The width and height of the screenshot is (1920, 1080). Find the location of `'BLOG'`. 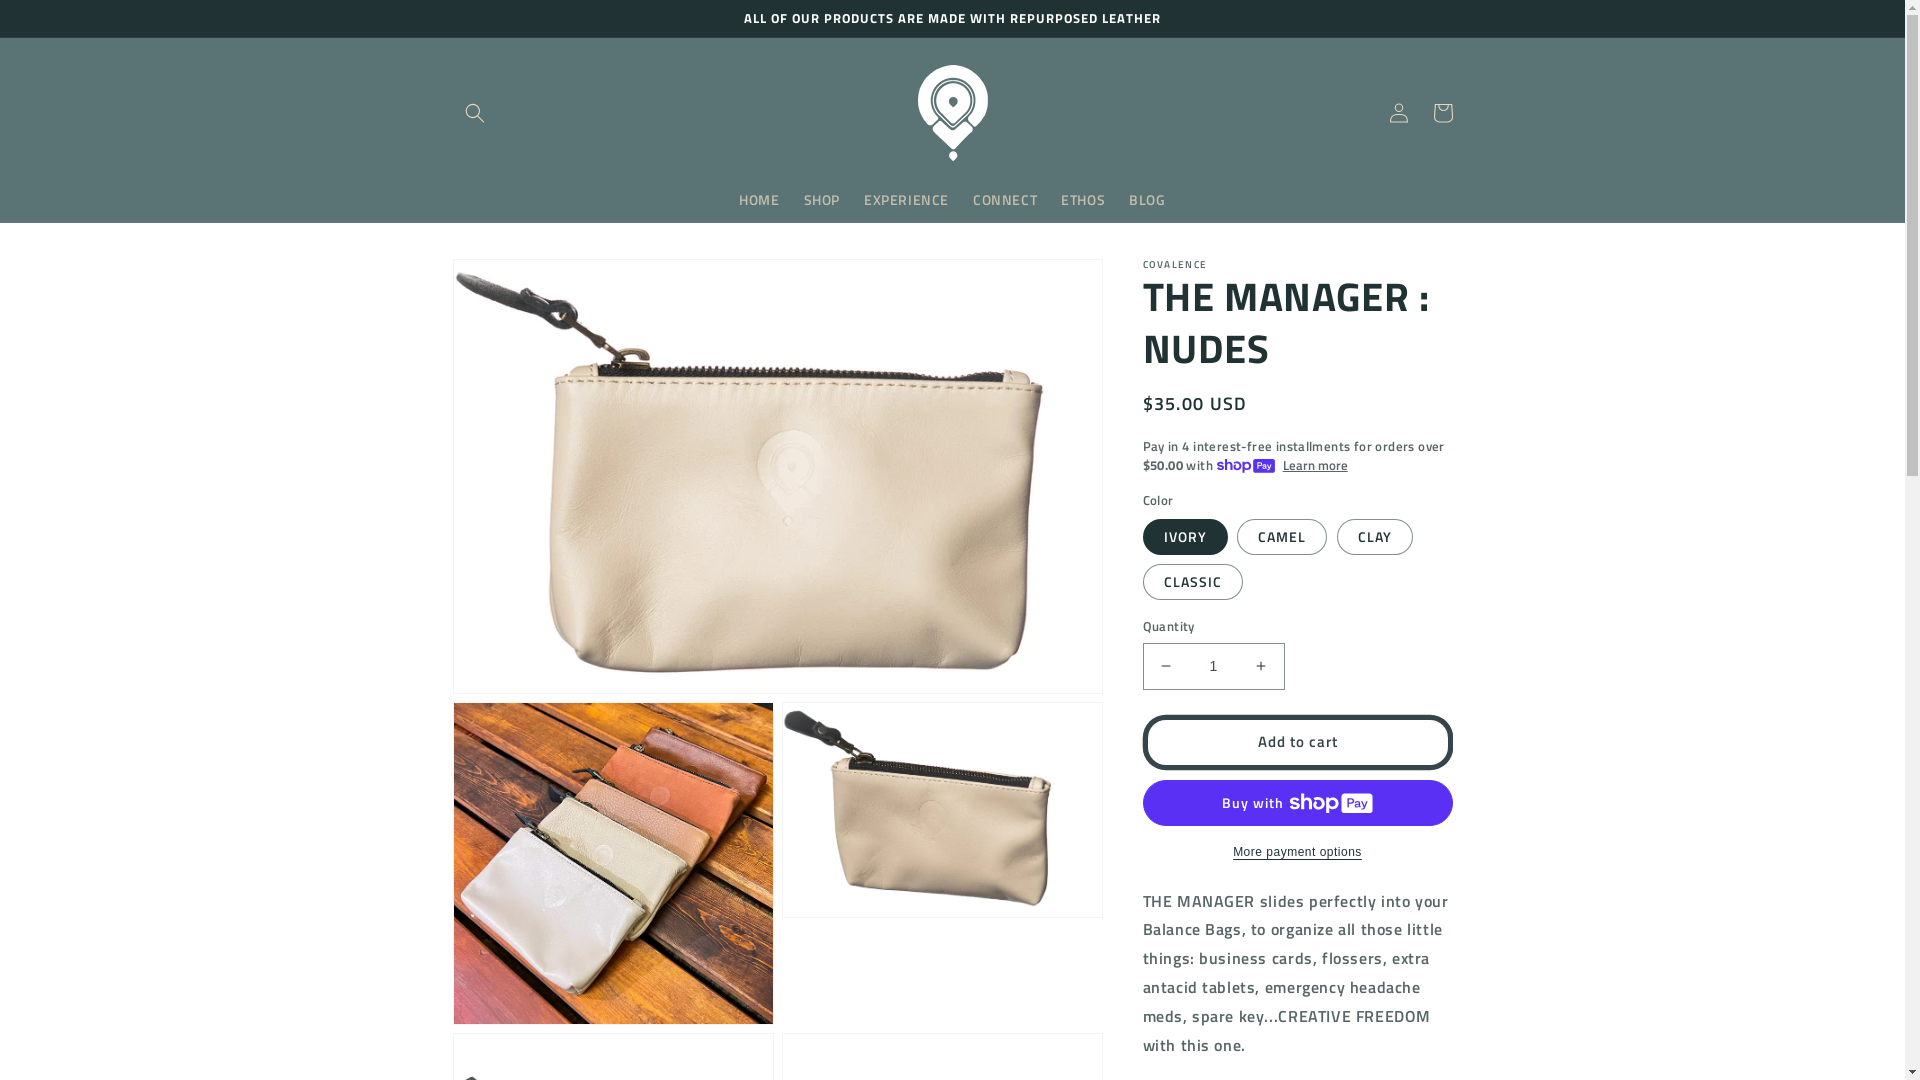

'BLOG' is located at coordinates (1147, 200).